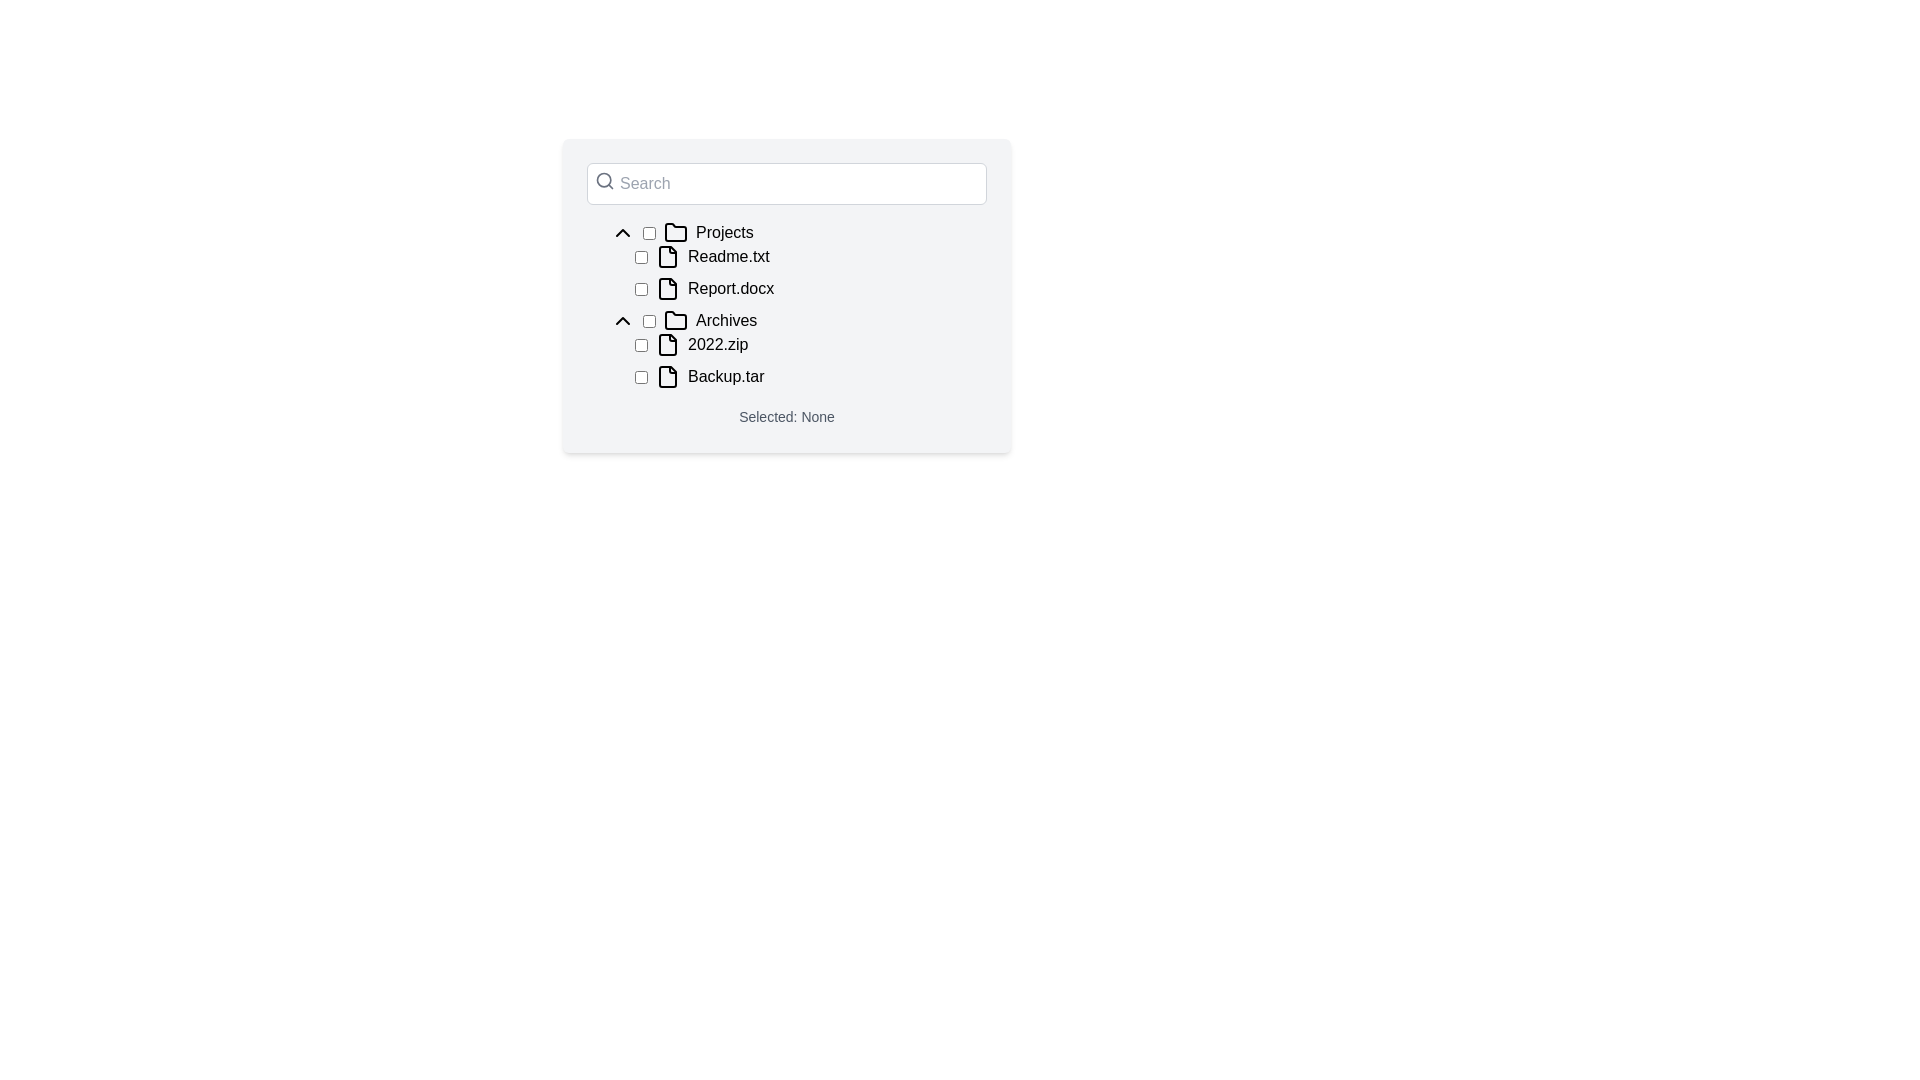  I want to click on the file named 'Report.docx' by clicking its associated checkbox located in the file list interface under the 'Projects' folder, so click(786, 296).